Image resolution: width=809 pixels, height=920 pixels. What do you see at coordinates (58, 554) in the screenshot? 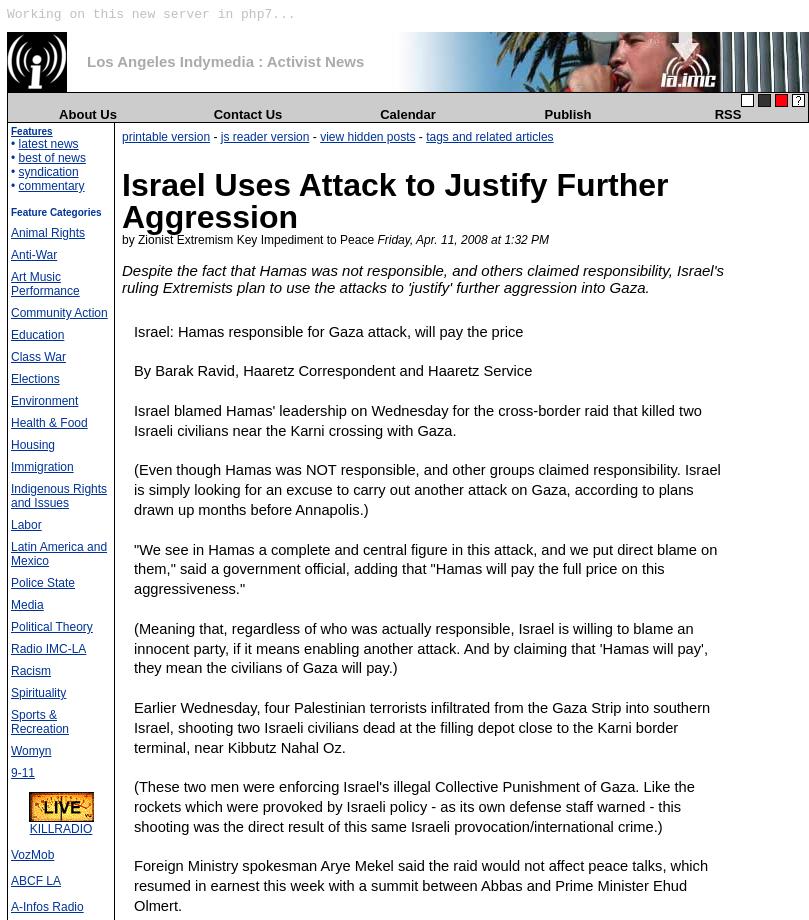
I see `'Latin America and Mexico'` at bounding box center [58, 554].